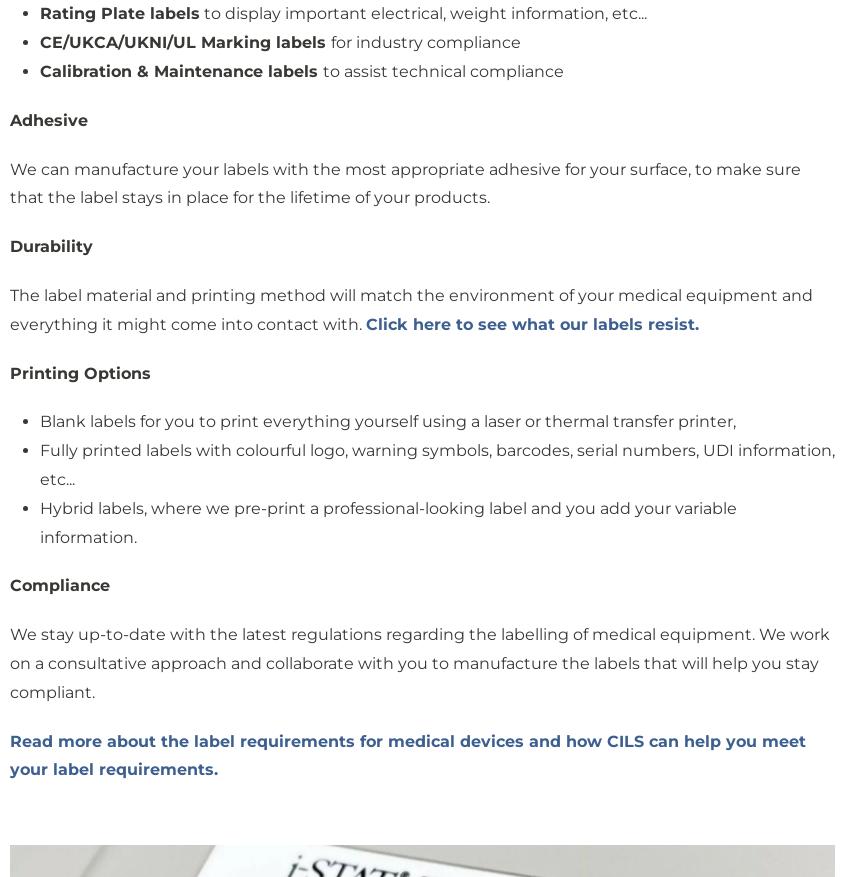 This screenshot has width=845, height=877. Describe the element at coordinates (48, 118) in the screenshot. I see `'Adhesive'` at that location.